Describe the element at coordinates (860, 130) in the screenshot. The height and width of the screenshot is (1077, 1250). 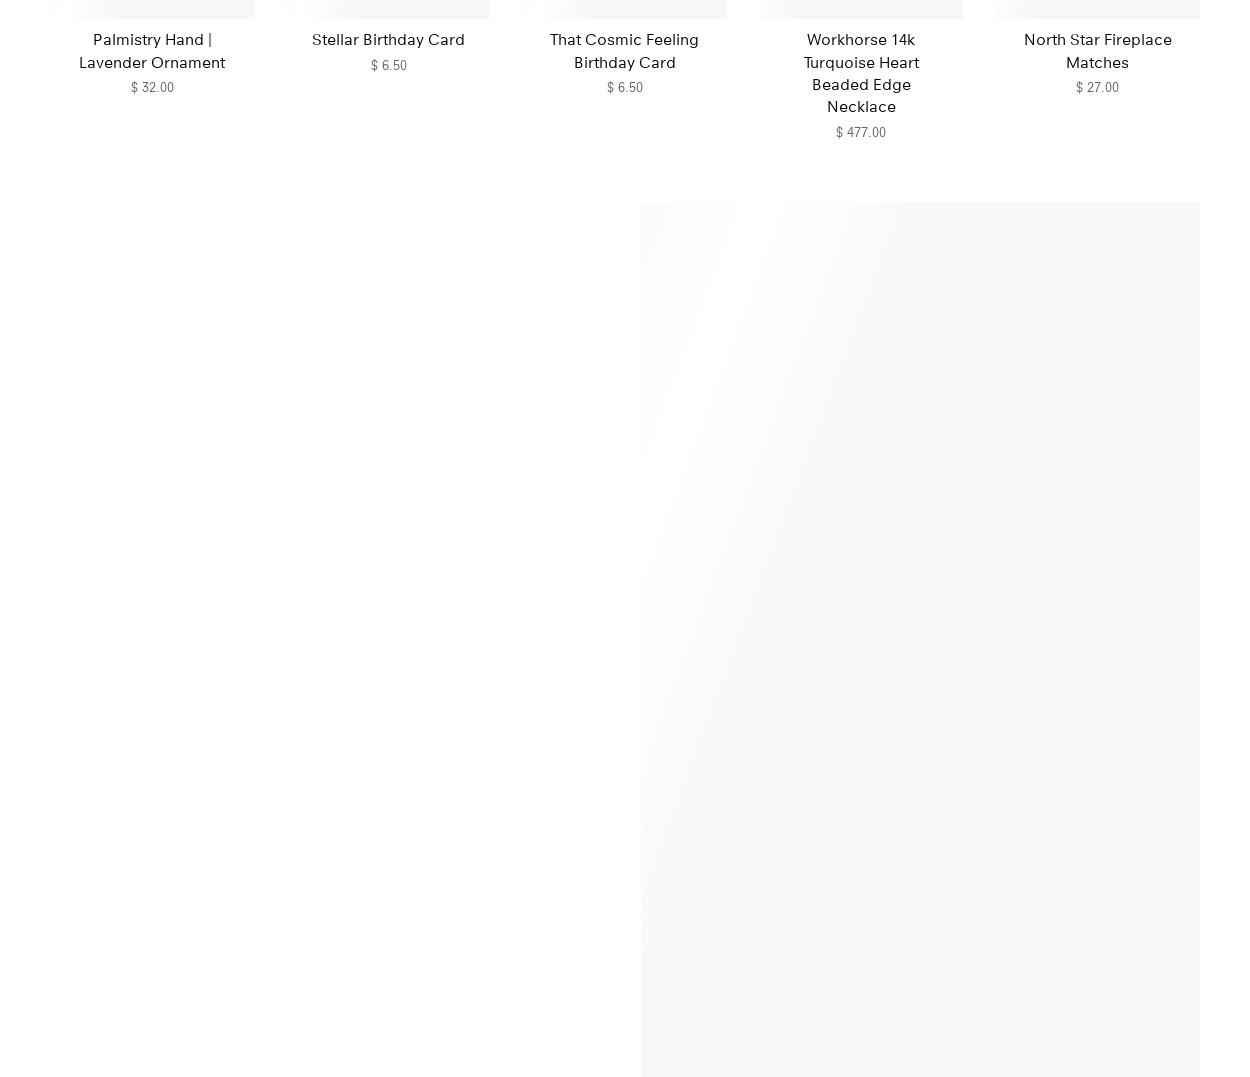
I see `'$ 477.00'` at that location.